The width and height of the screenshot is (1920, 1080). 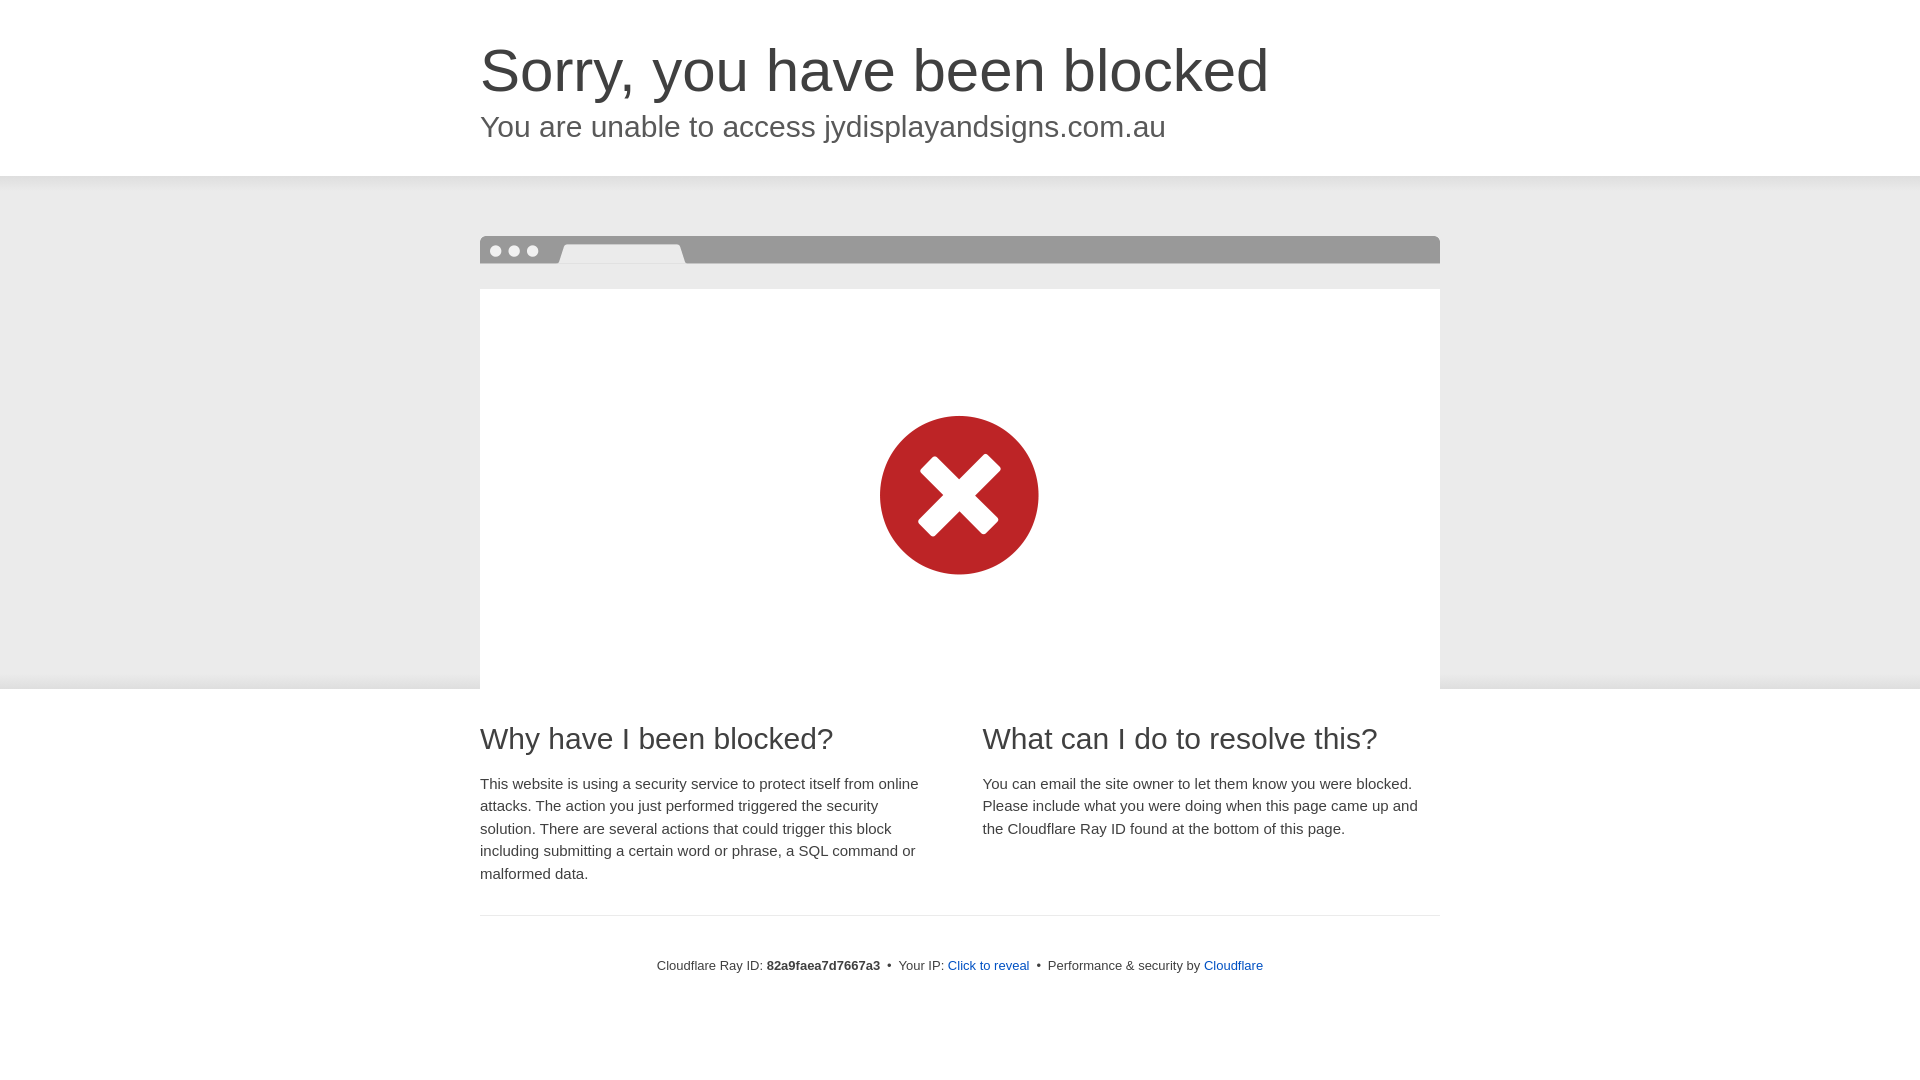 I want to click on 'Click to reveal', so click(x=988, y=964).